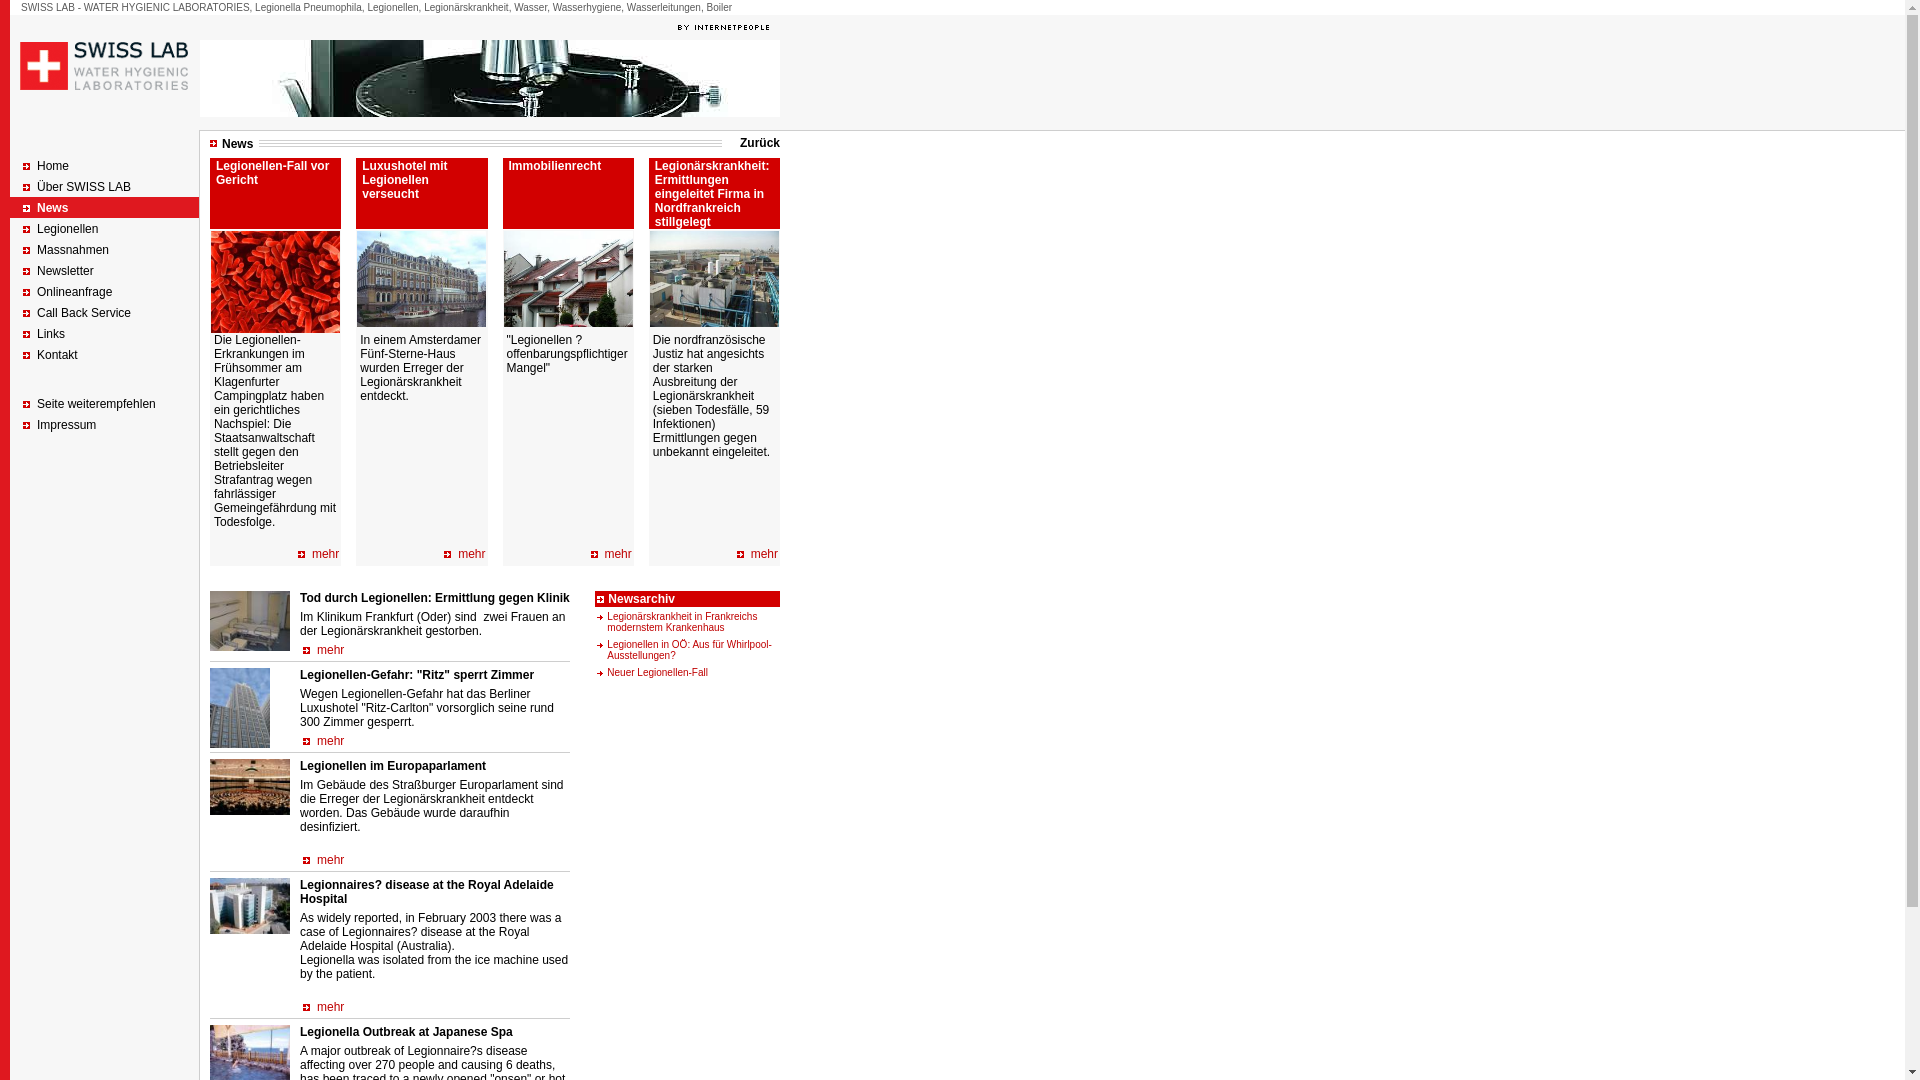  I want to click on 'mehr', so click(330, 740).